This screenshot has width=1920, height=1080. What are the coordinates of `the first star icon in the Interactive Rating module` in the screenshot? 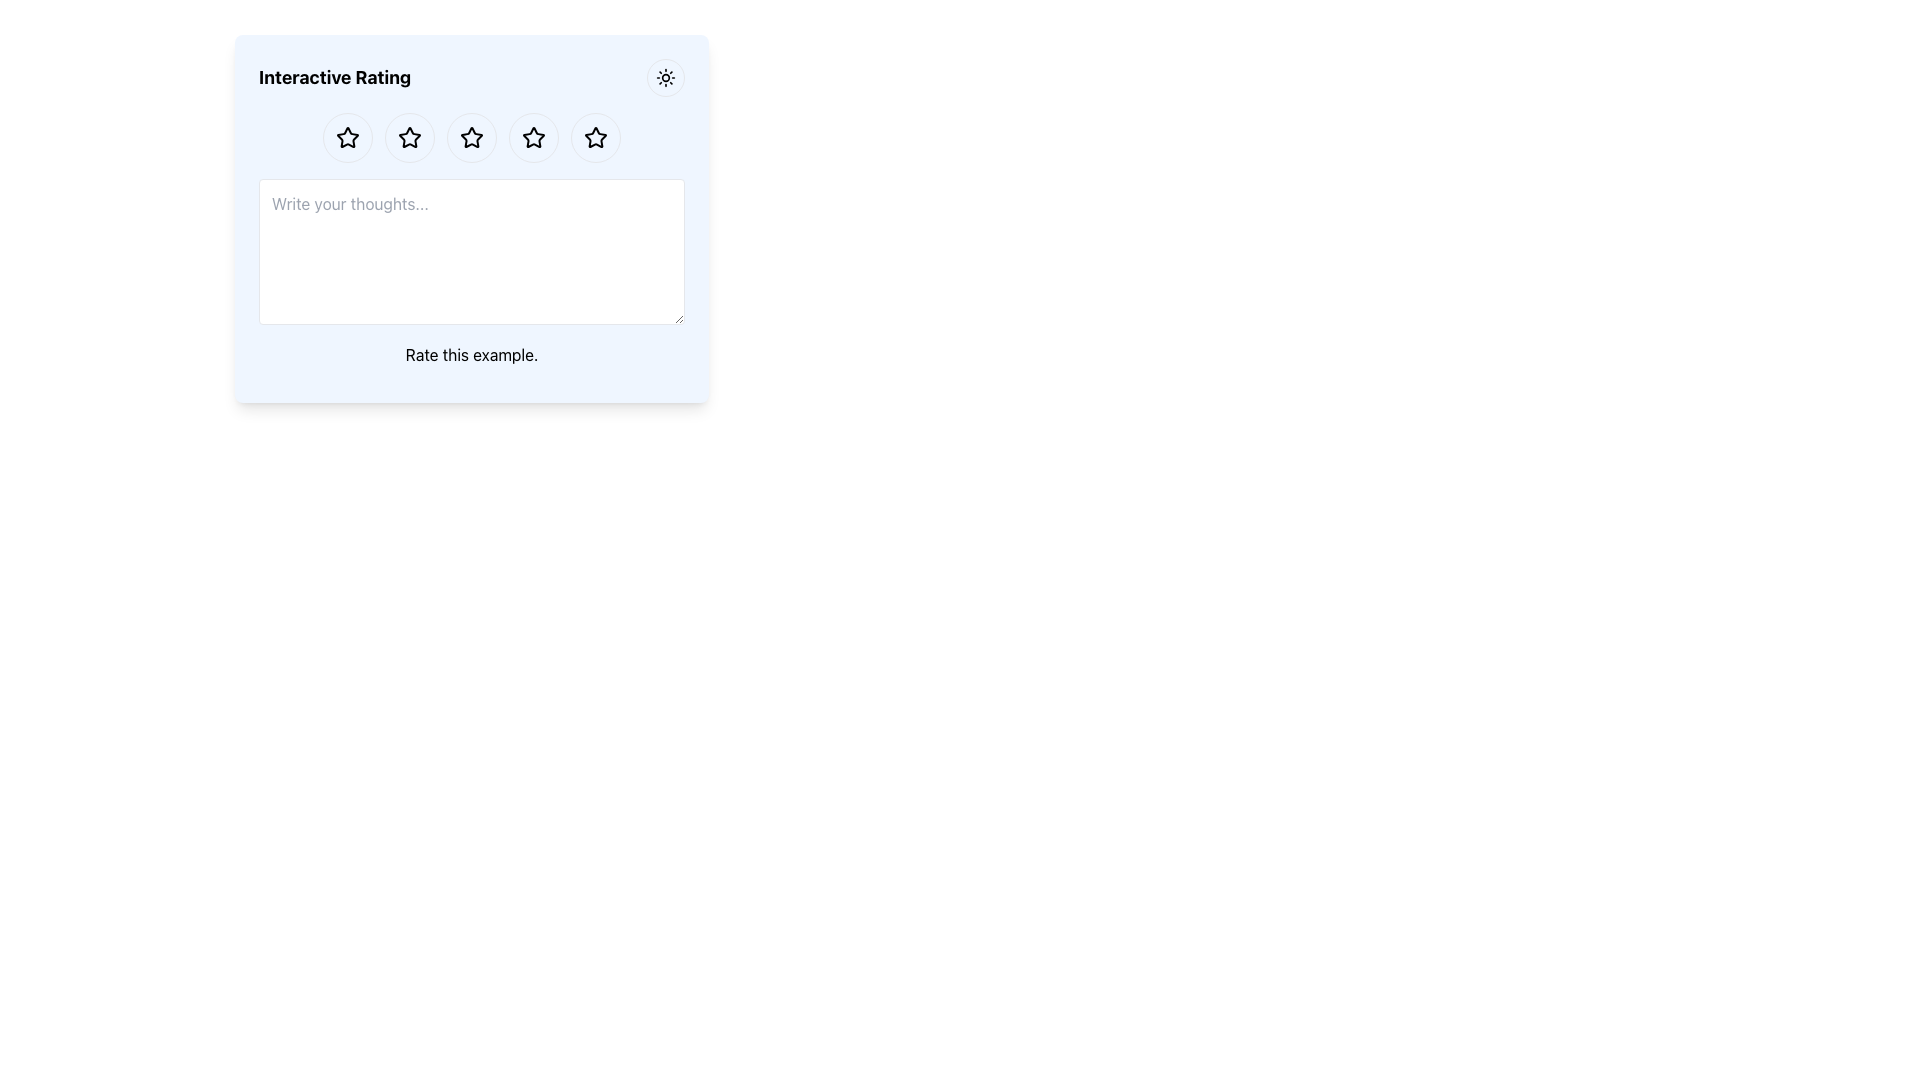 It's located at (347, 137).